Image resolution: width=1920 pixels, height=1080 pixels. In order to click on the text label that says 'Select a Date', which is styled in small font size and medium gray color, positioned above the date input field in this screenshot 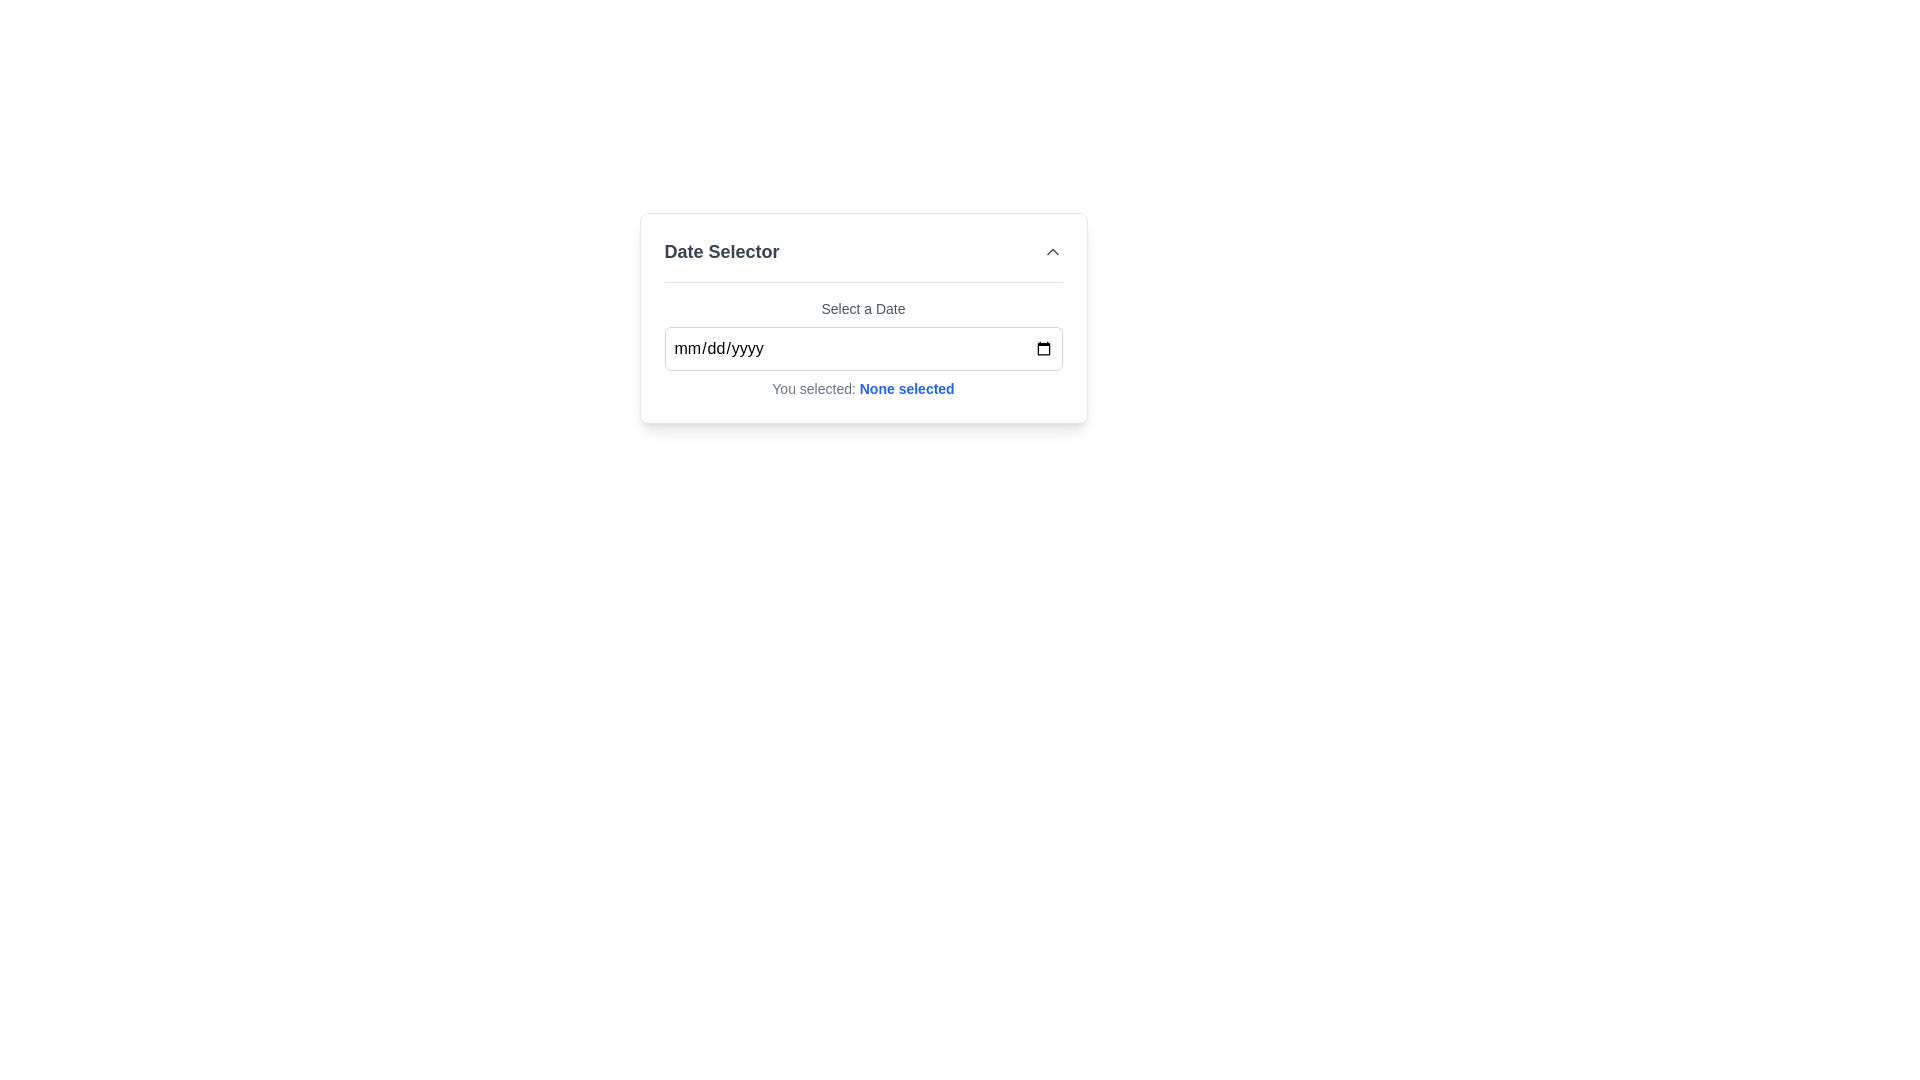, I will do `click(863, 308)`.